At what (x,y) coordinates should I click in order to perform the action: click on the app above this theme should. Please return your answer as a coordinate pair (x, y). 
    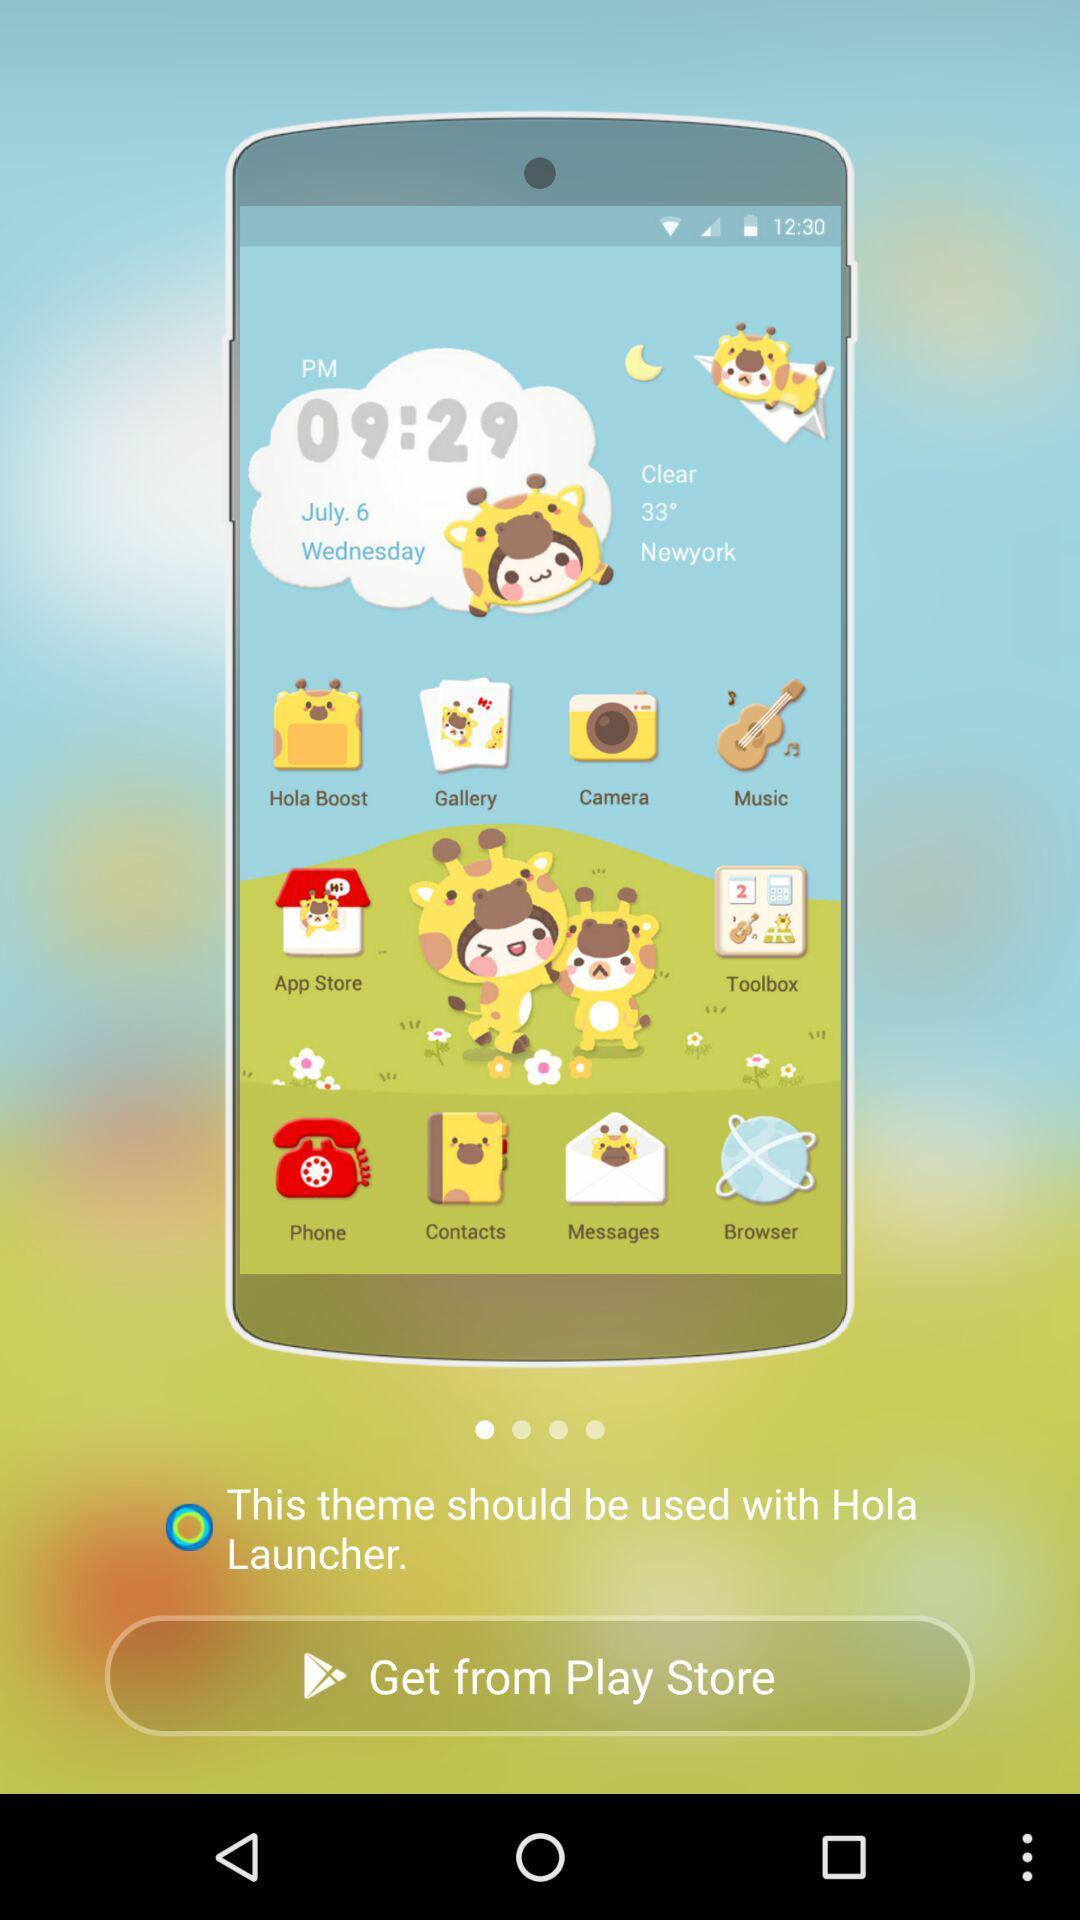
    Looking at the image, I should click on (484, 1428).